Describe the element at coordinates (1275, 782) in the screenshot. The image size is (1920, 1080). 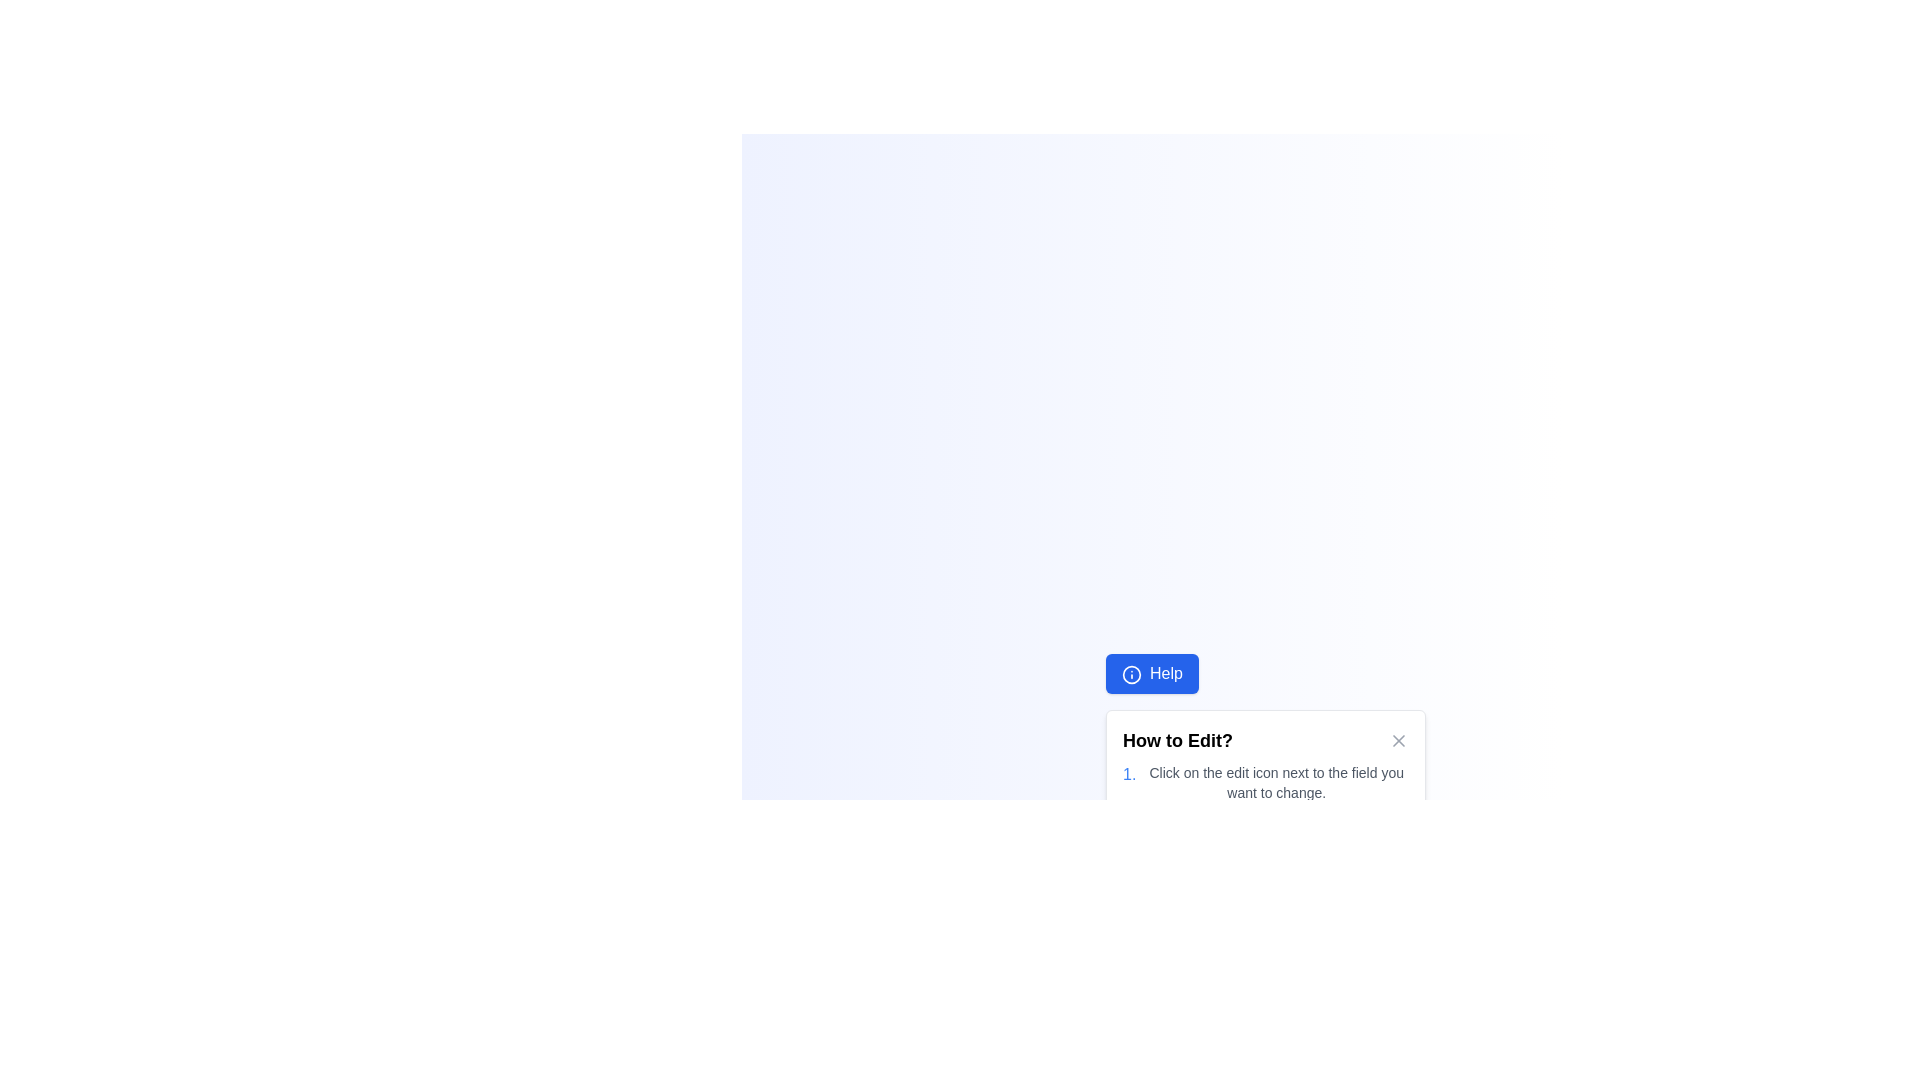
I see `instructional text segment that says 'Click on the edit icon next to the field you want to change.' which is styled in a smaller gray font and is part of the first numbered help list item` at that location.